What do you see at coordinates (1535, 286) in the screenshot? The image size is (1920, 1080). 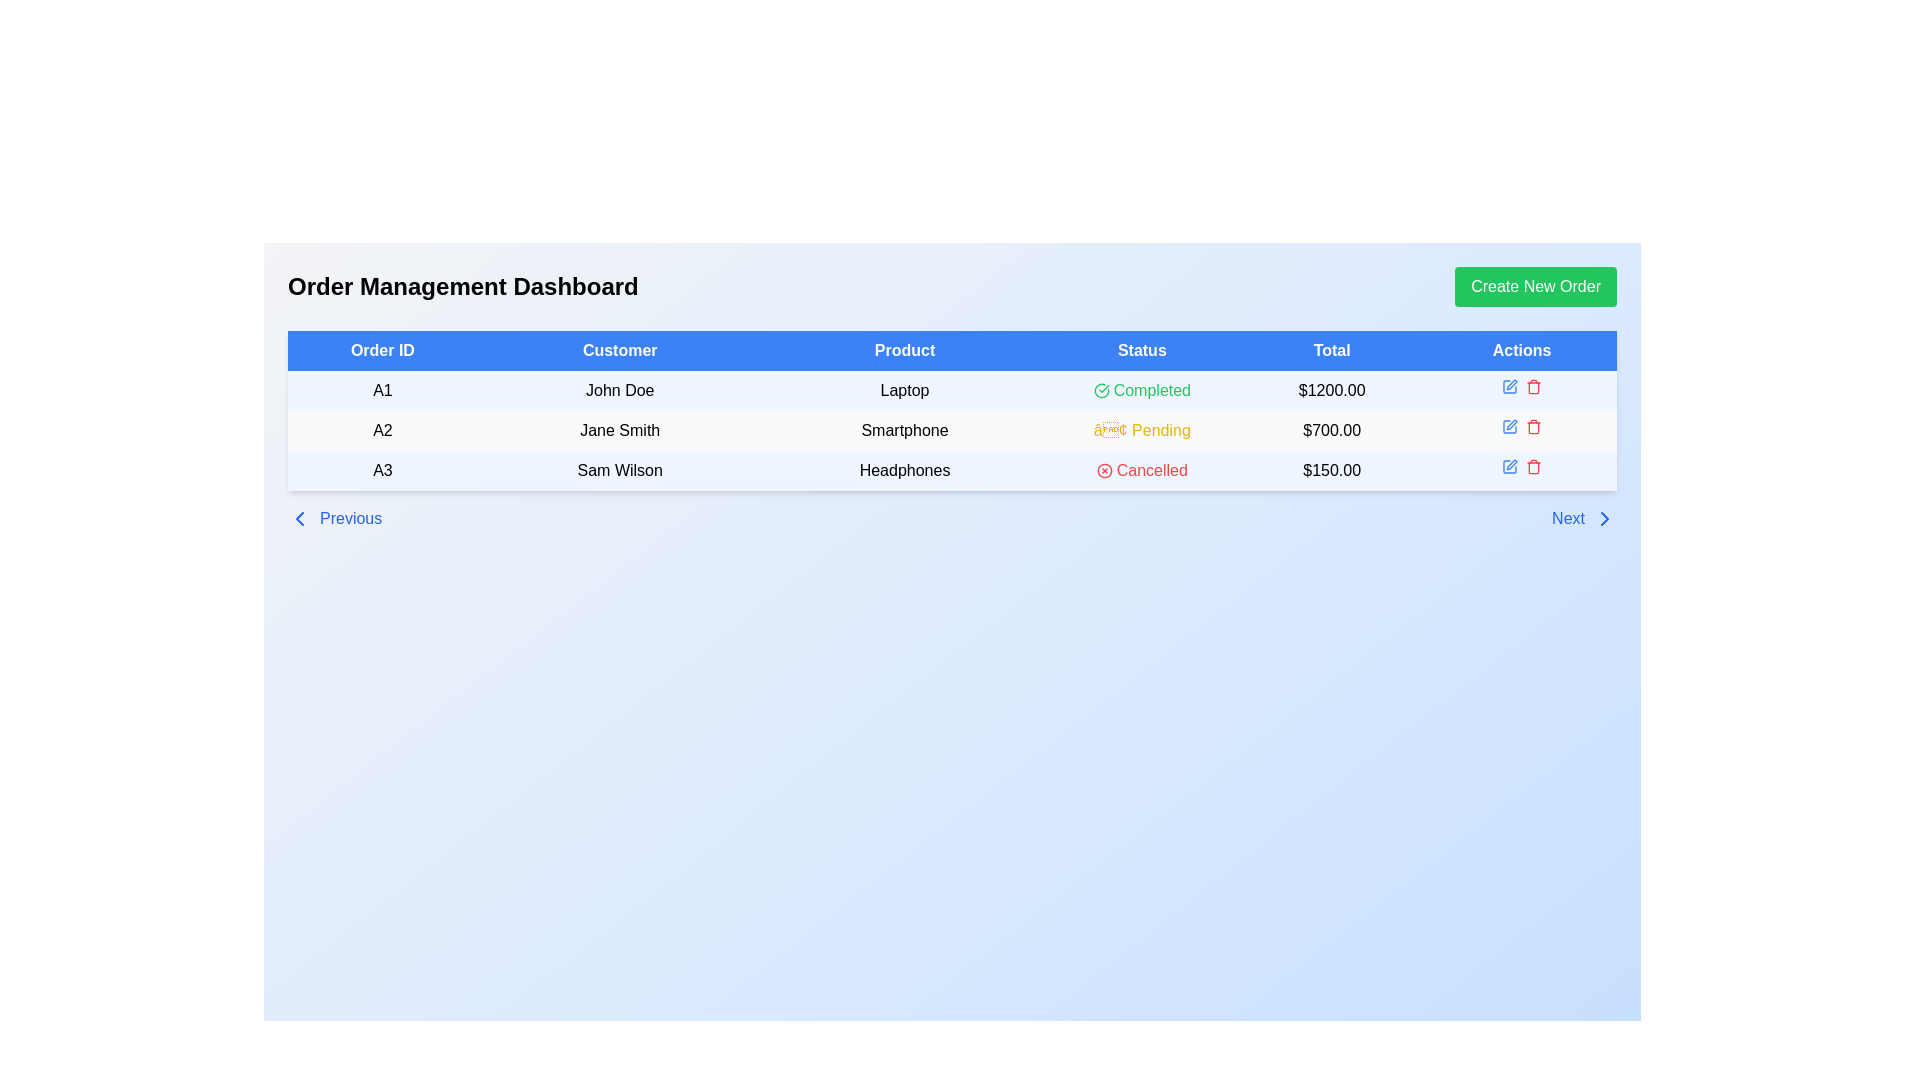 I see `the green button labeled 'Create New Order' to trigger hover-specific effects` at bounding box center [1535, 286].